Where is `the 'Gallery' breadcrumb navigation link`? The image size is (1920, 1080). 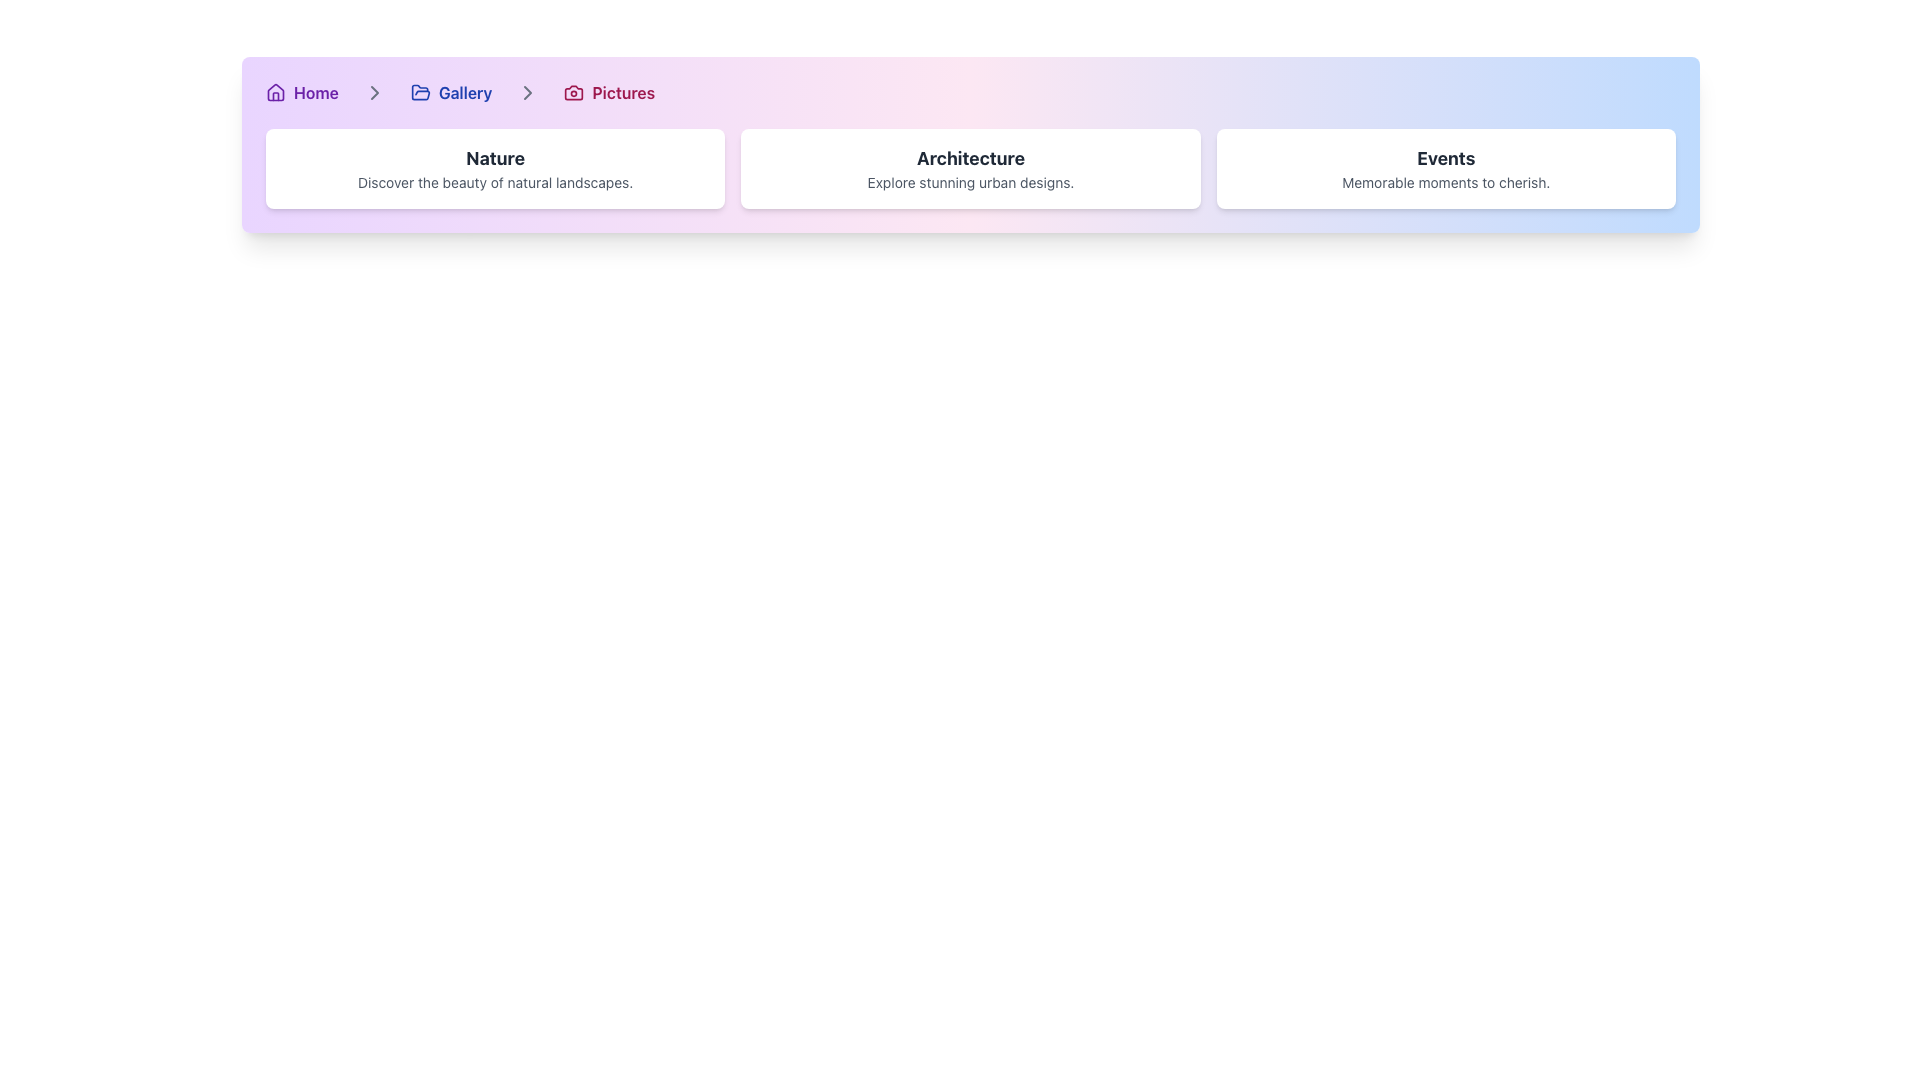
the 'Gallery' breadcrumb navigation link is located at coordinates (450, 92).